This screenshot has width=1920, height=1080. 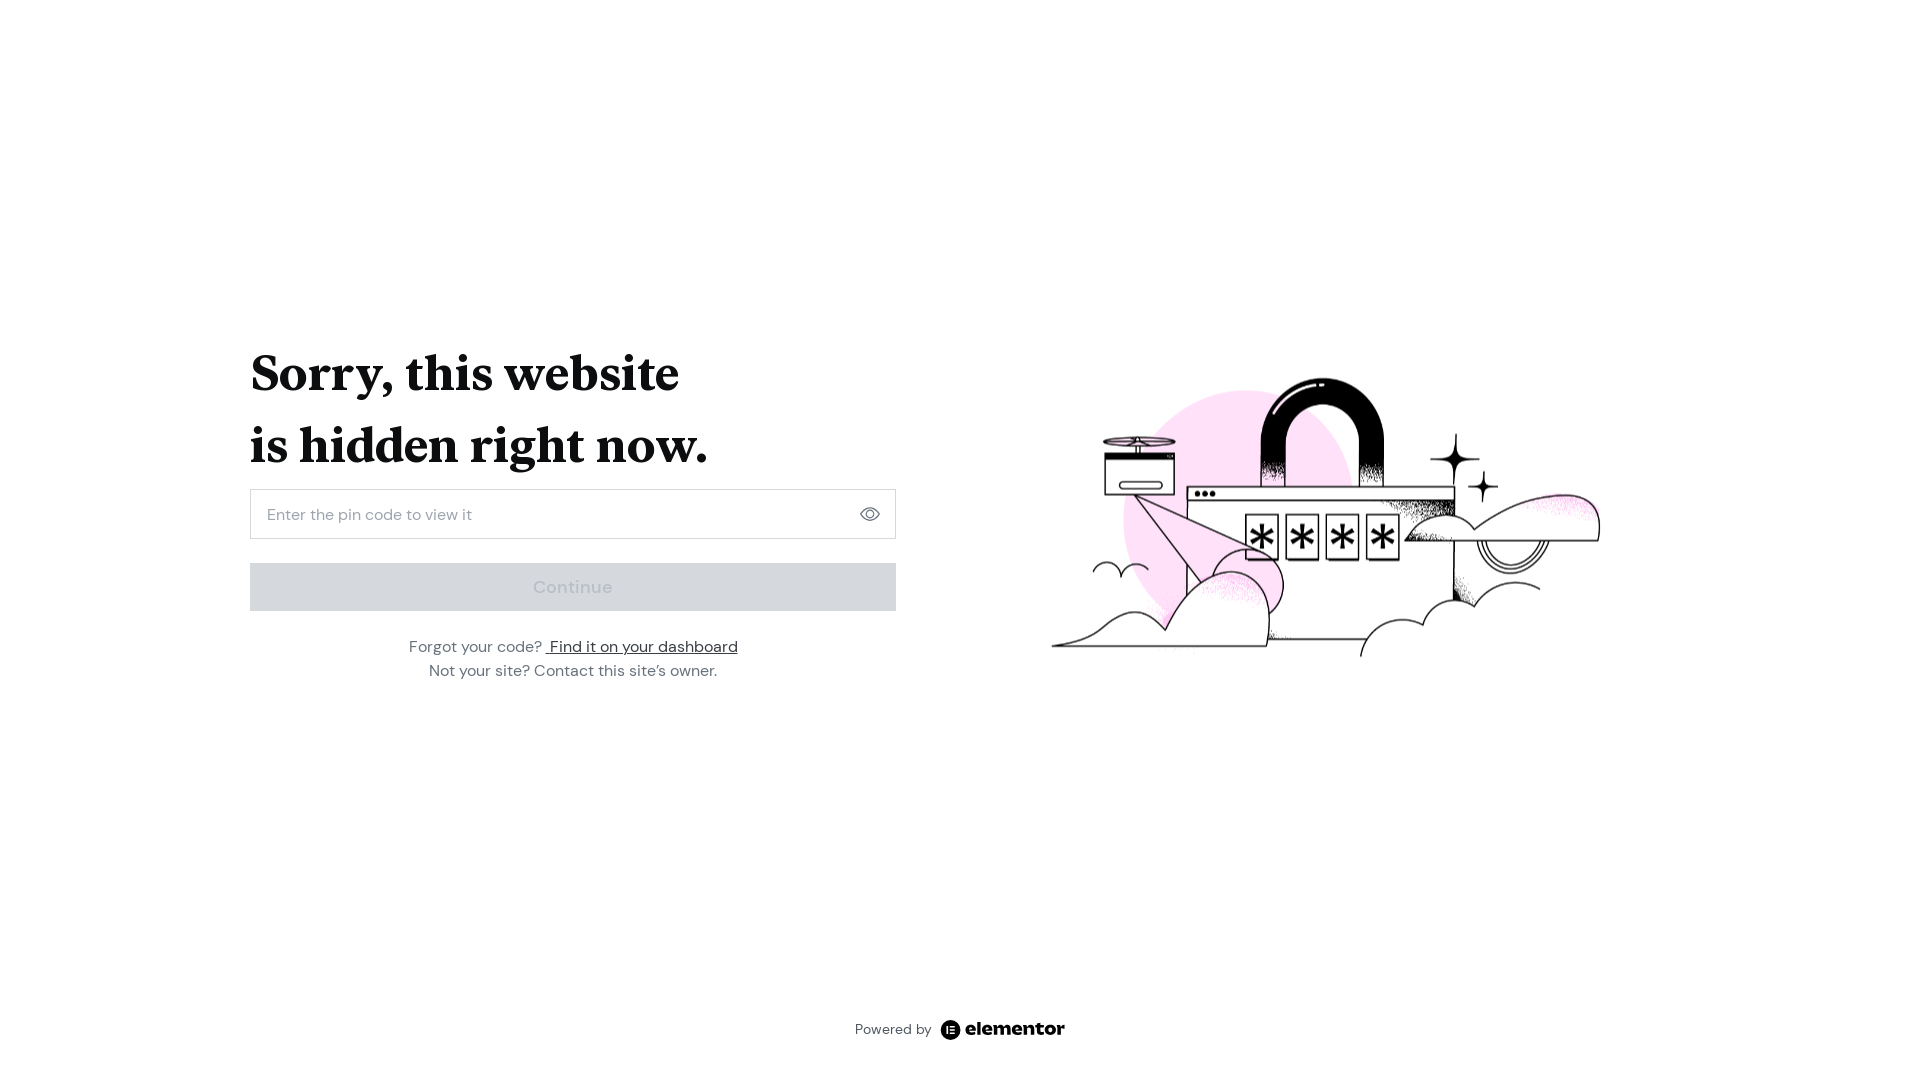 What do you see at coordinates (642, 646) in the screenshot?
I see `'Find it on your dashboard'` at bounding box center [642, 646].